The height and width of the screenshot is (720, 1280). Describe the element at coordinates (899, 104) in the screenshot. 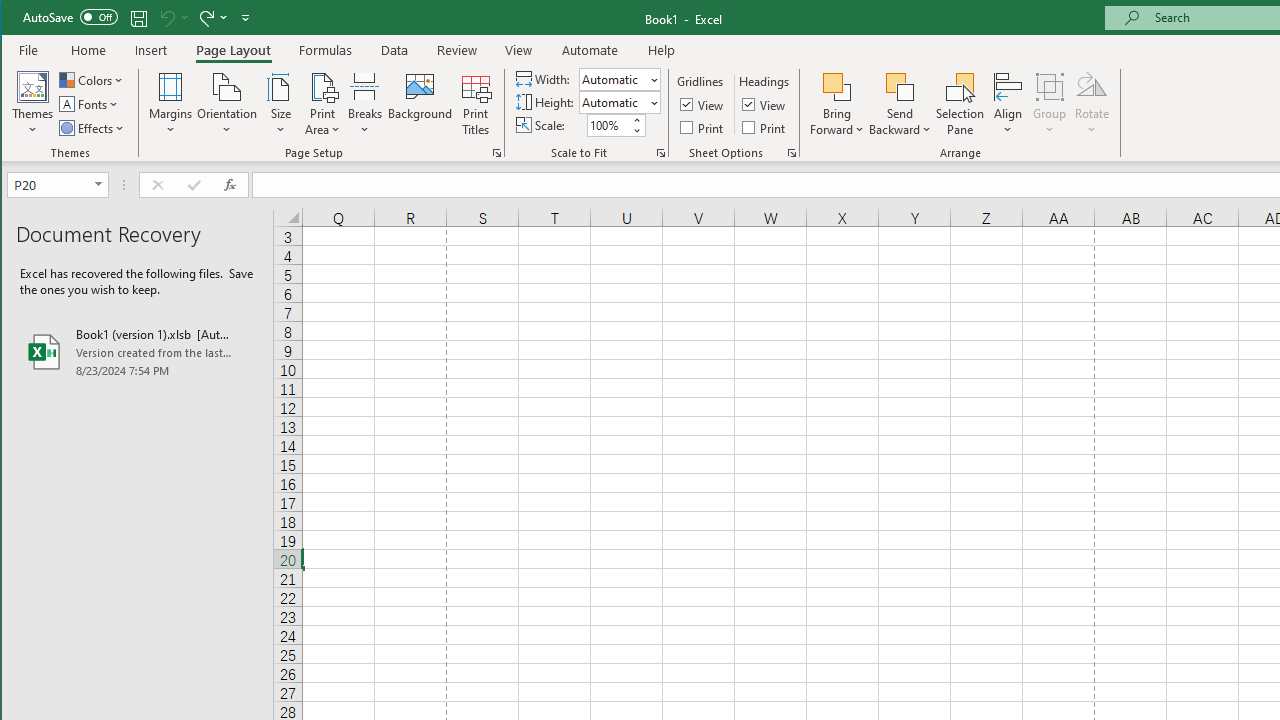

I see `'Send Backward'` at that location.